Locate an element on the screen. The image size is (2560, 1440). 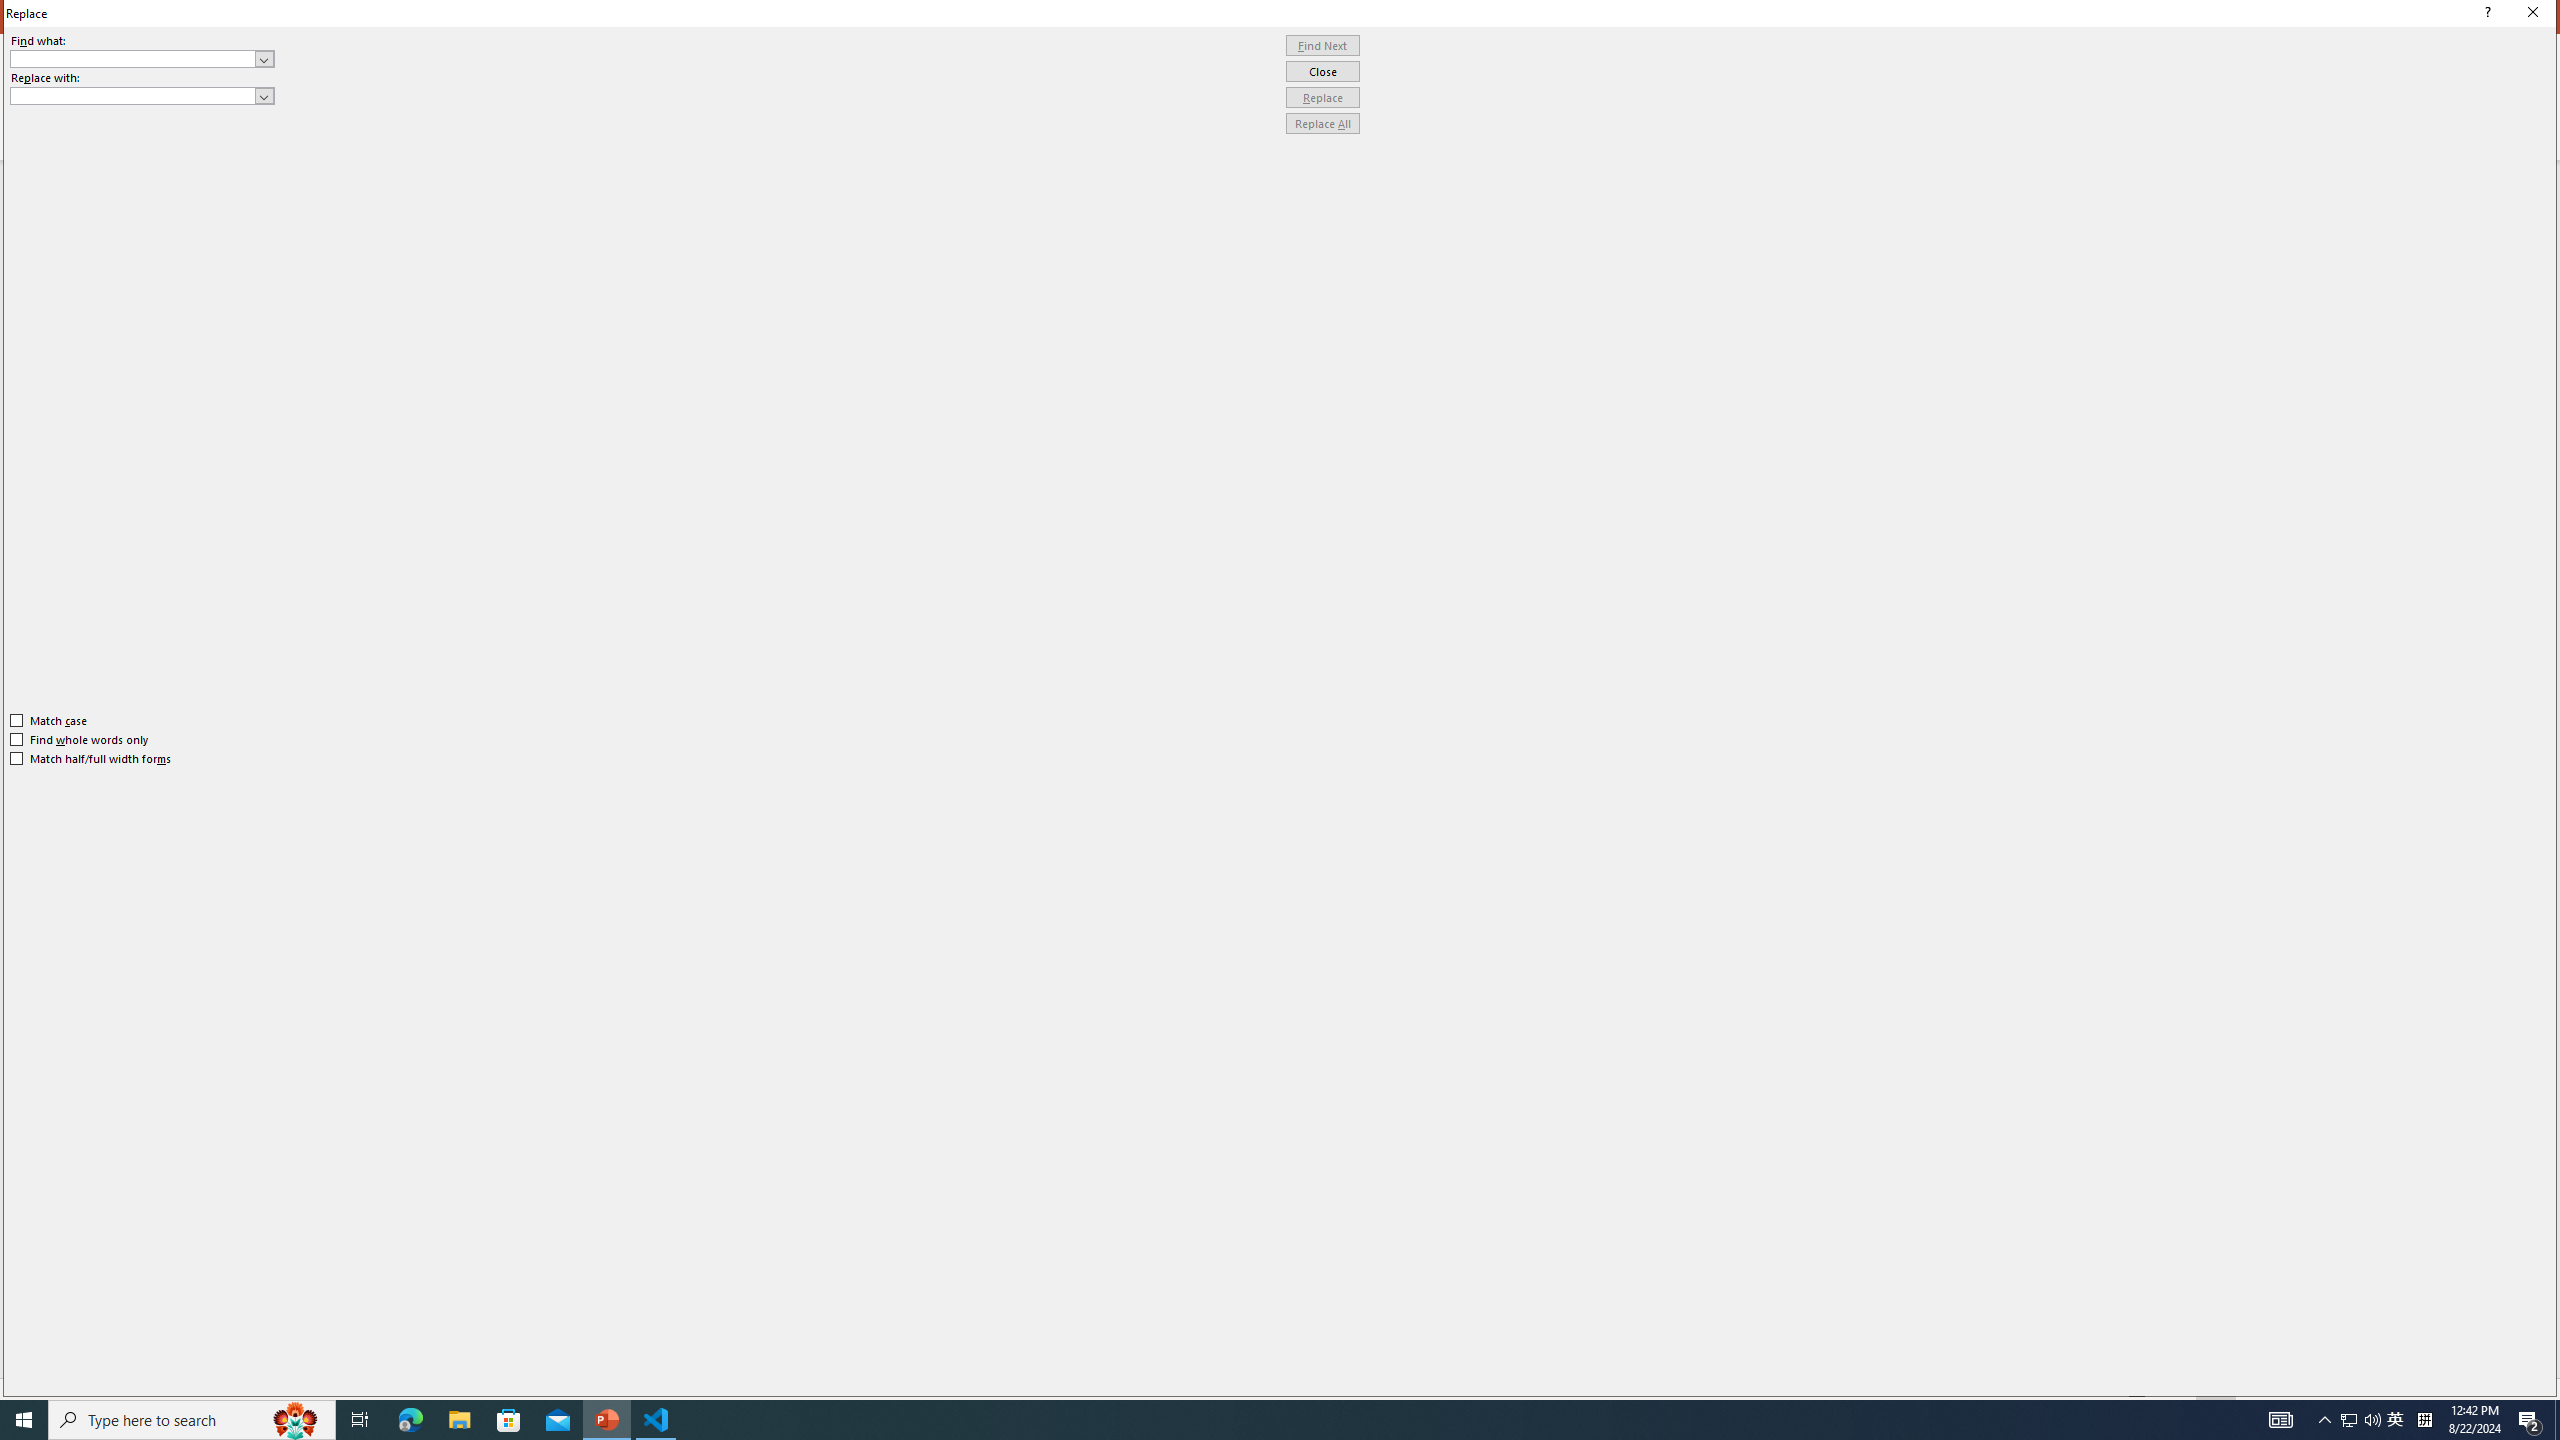
'Replace All' is located at coordinates (1322, 122).